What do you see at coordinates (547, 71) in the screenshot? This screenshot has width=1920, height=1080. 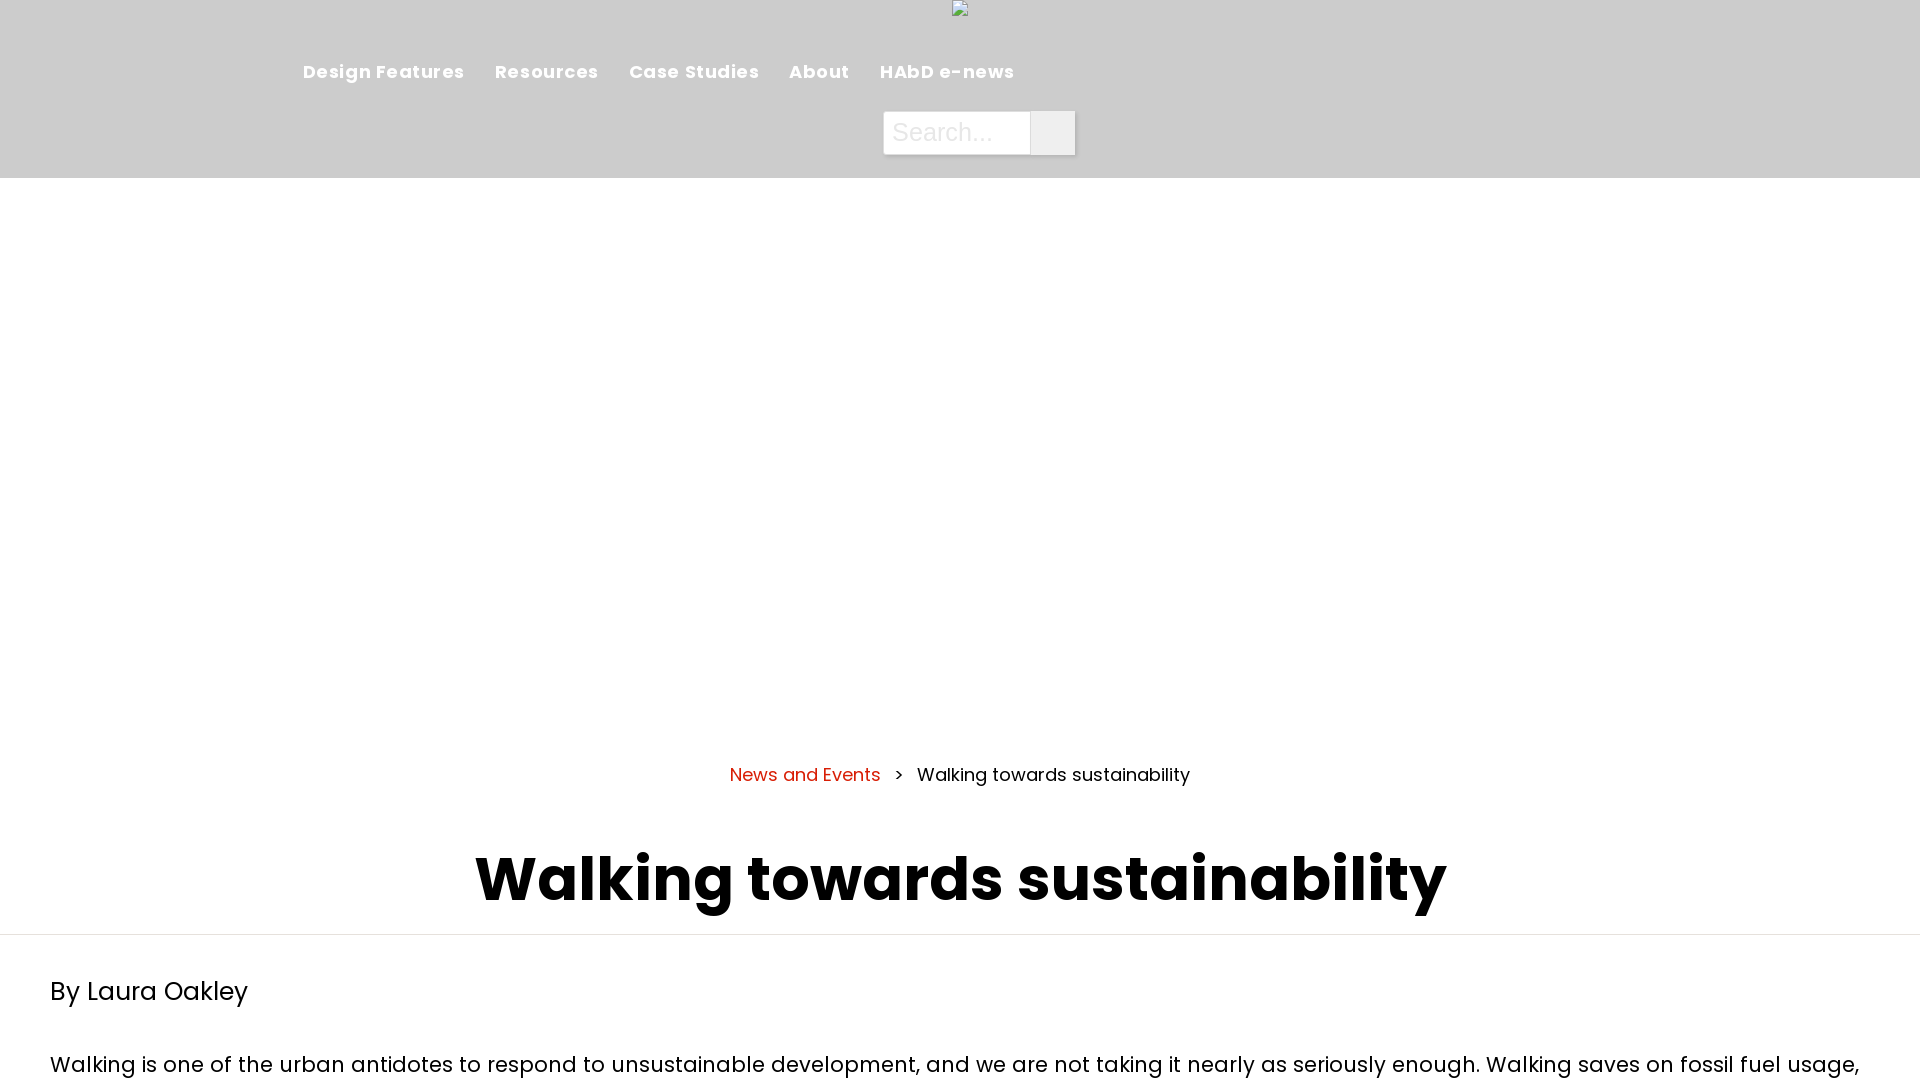 I see `'Resources'` at bounding box center [547, 71].